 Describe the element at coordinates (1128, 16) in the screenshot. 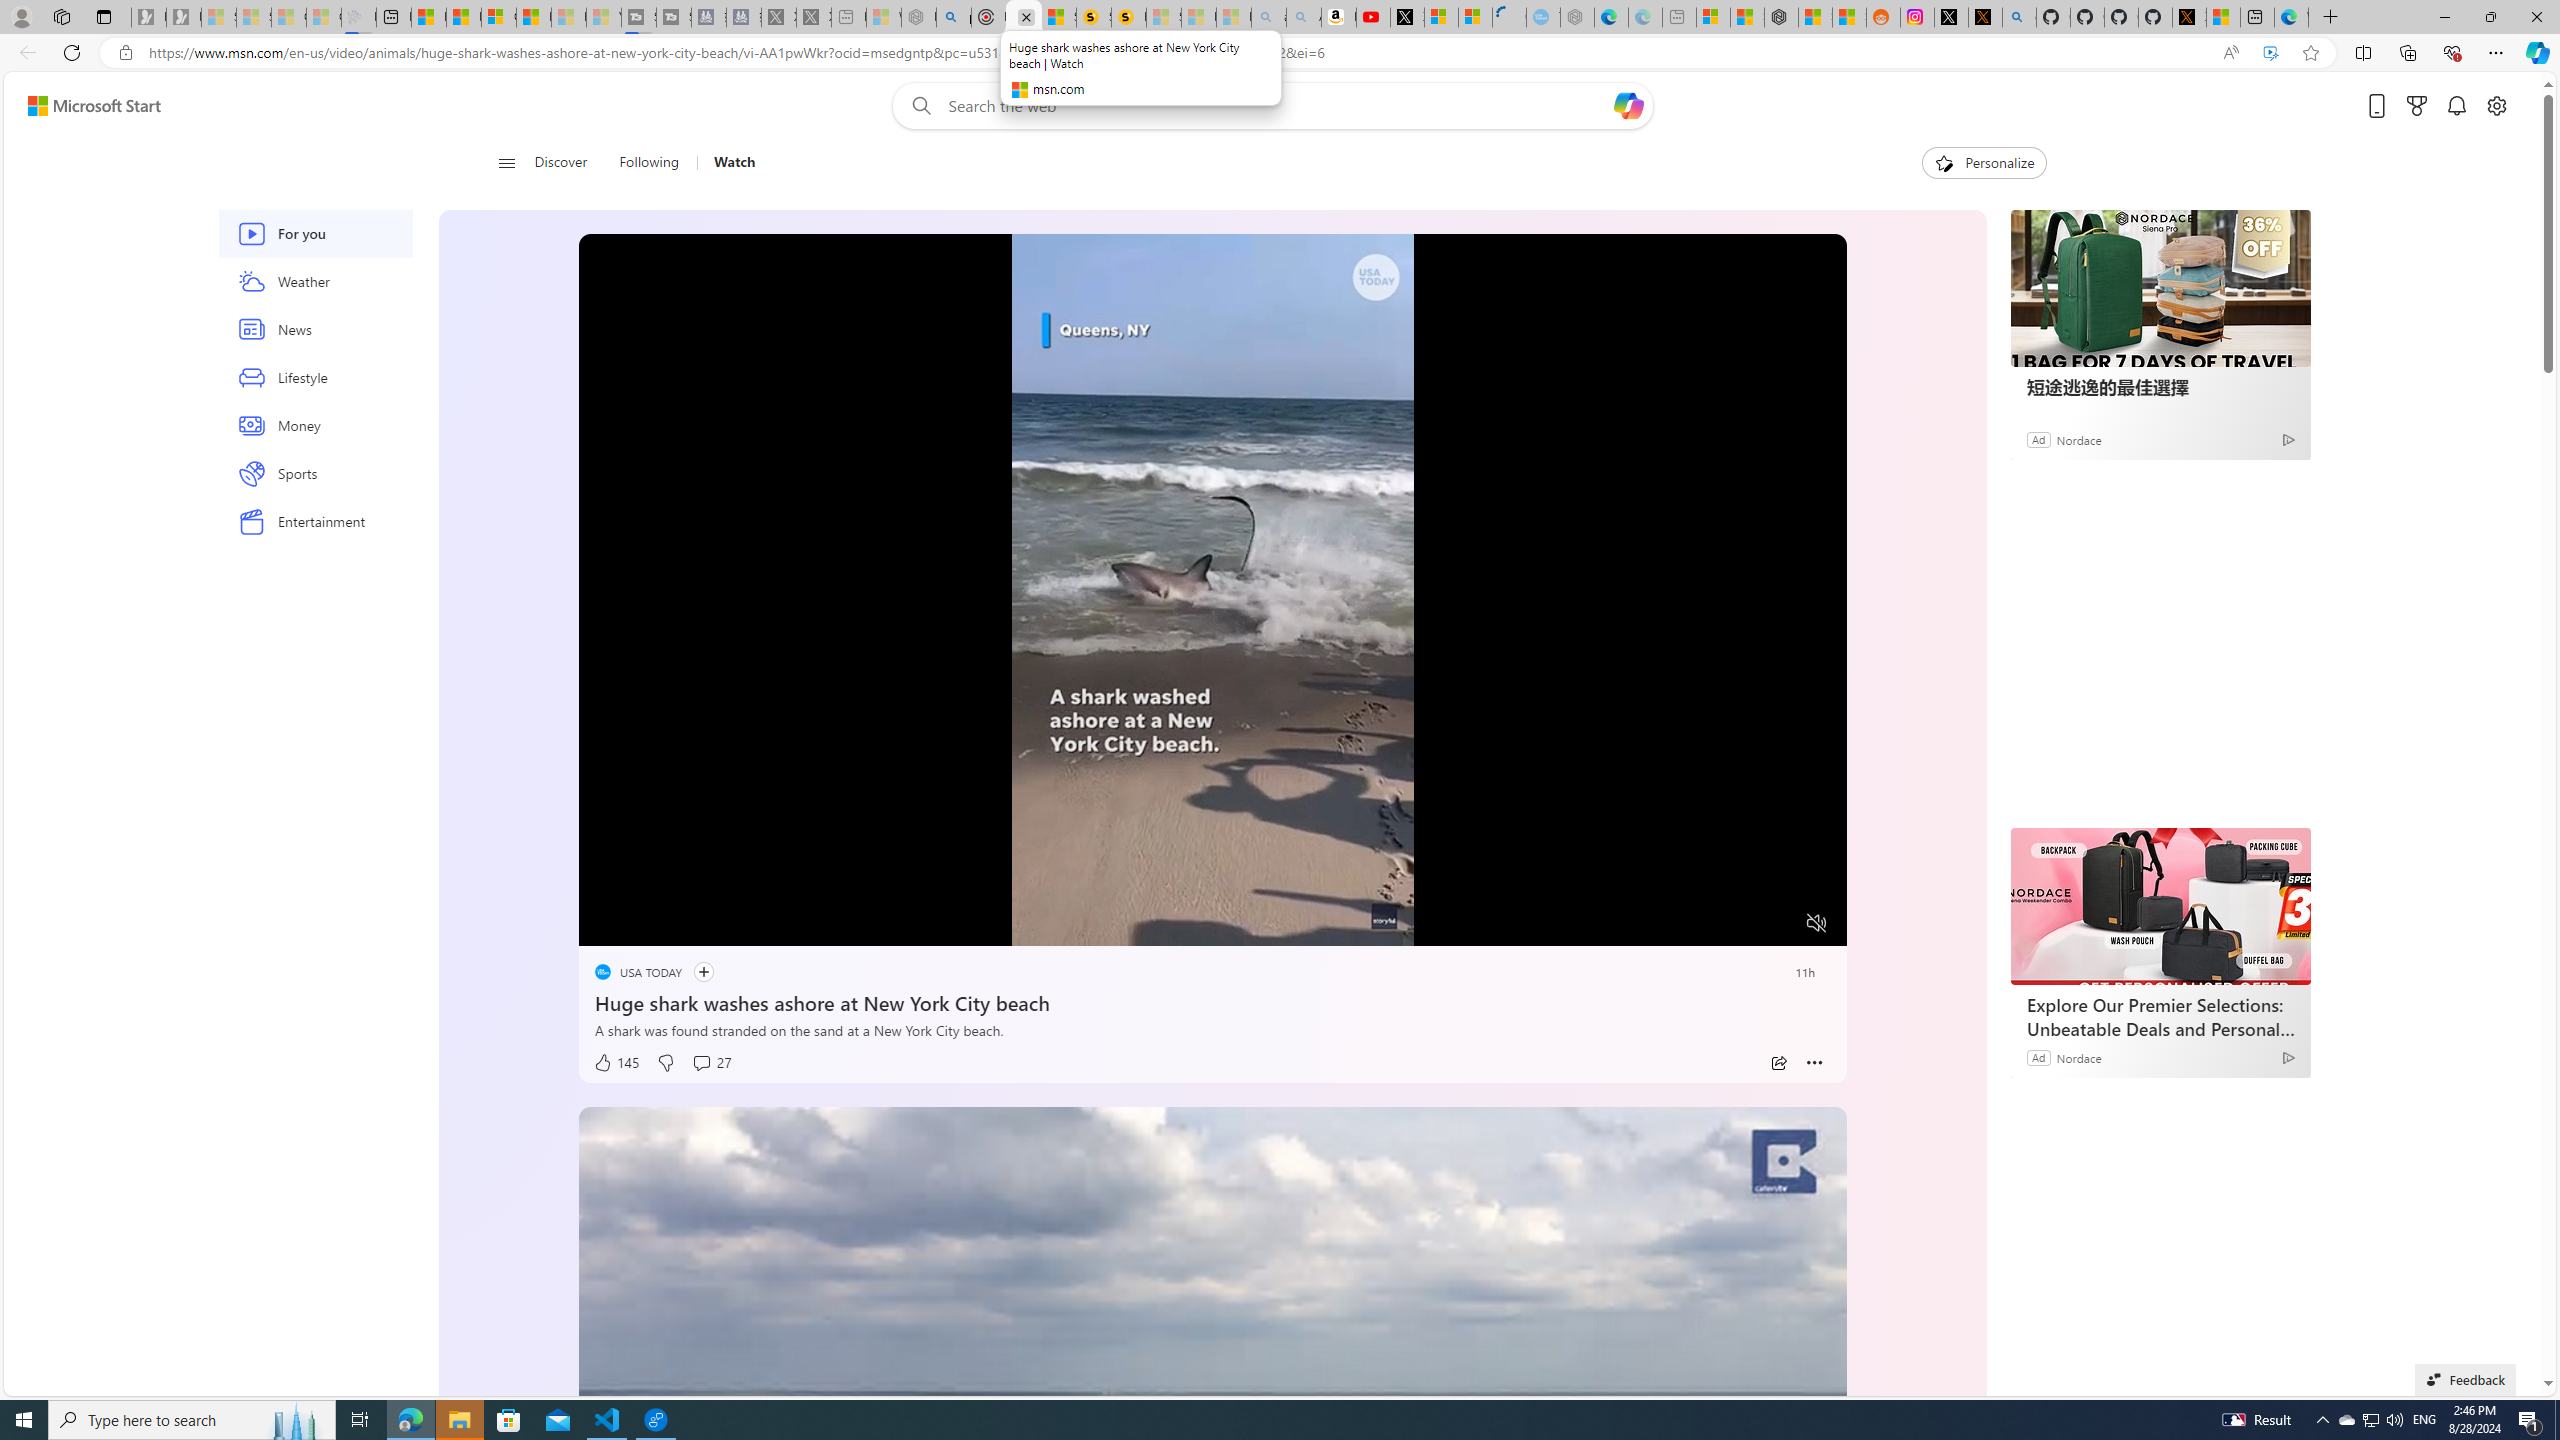

I see `'Michelle Starr, Senior Journalist at ScienceAlert'` at that location.